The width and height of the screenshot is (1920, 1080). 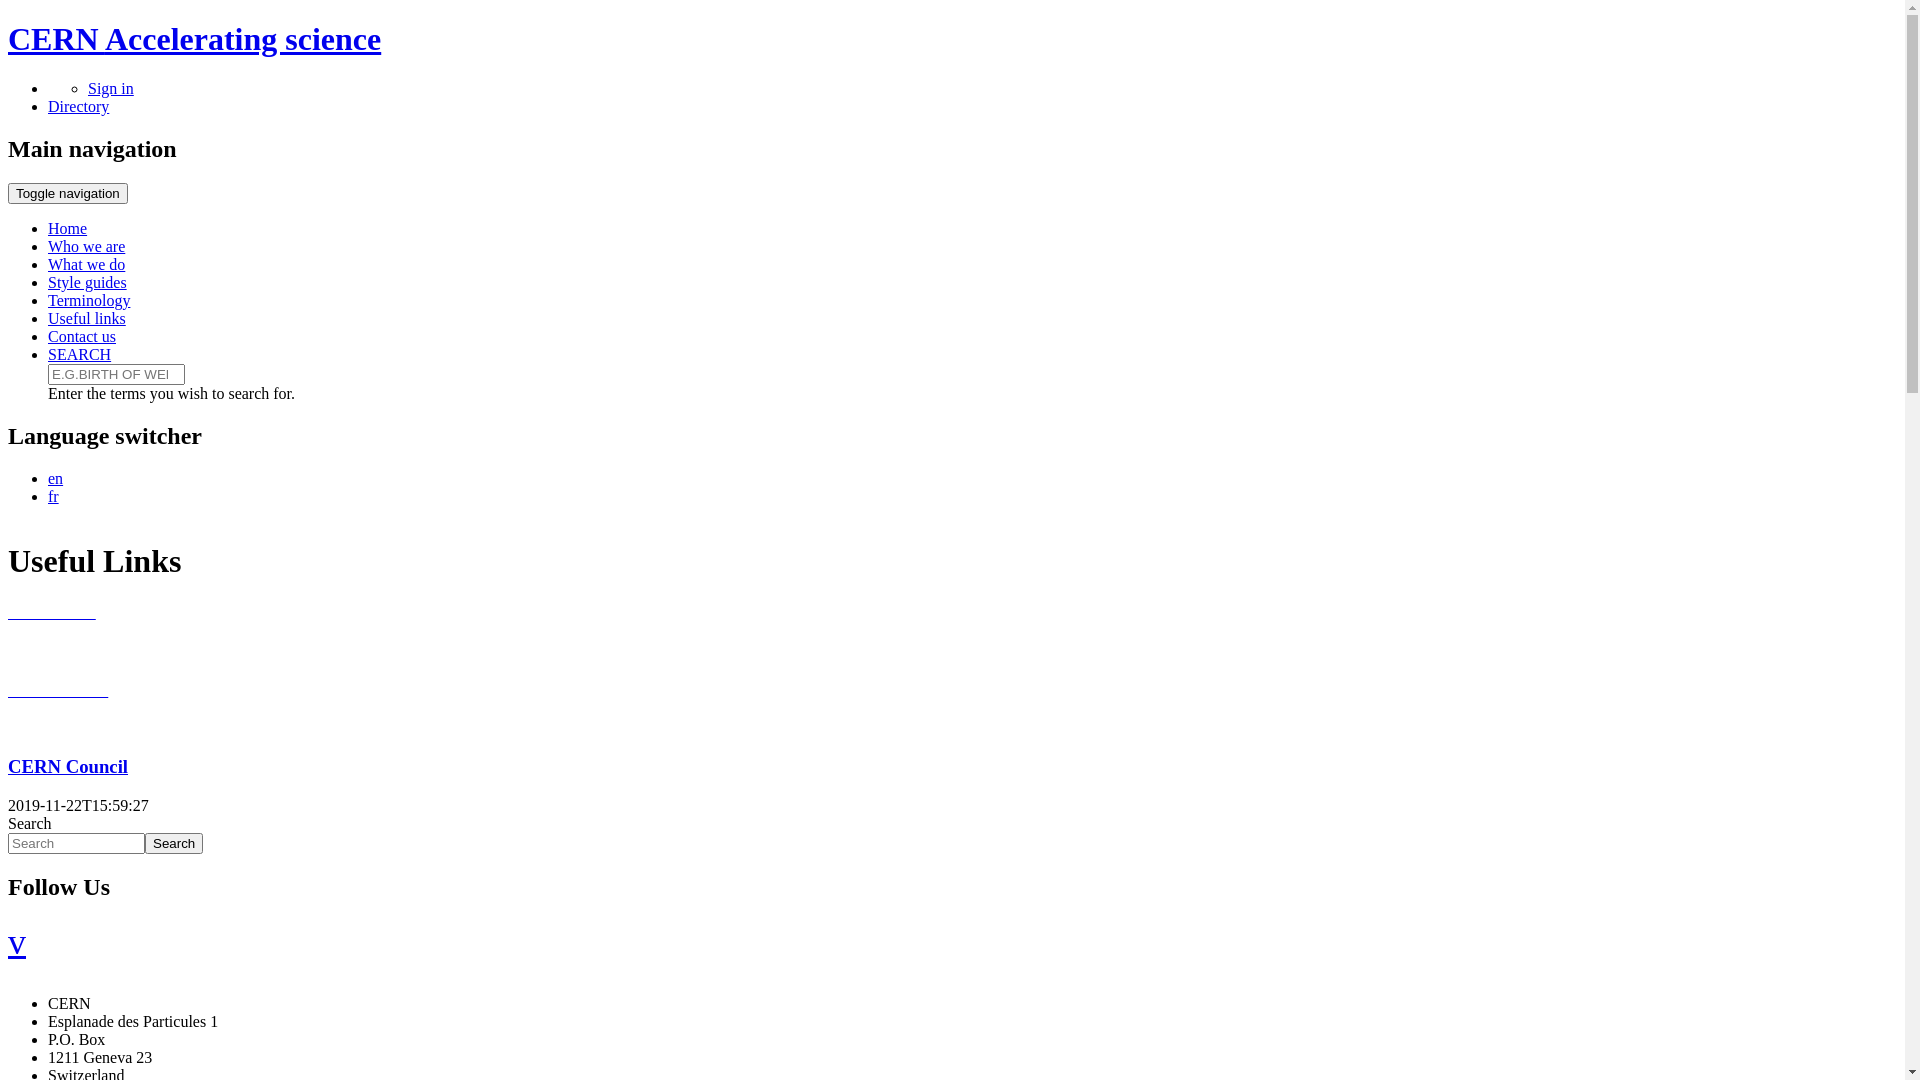 What do you see at coordinates (79, 353) in the screenshot?
I see `'SEARCH'` at bounding box center [79, 353].